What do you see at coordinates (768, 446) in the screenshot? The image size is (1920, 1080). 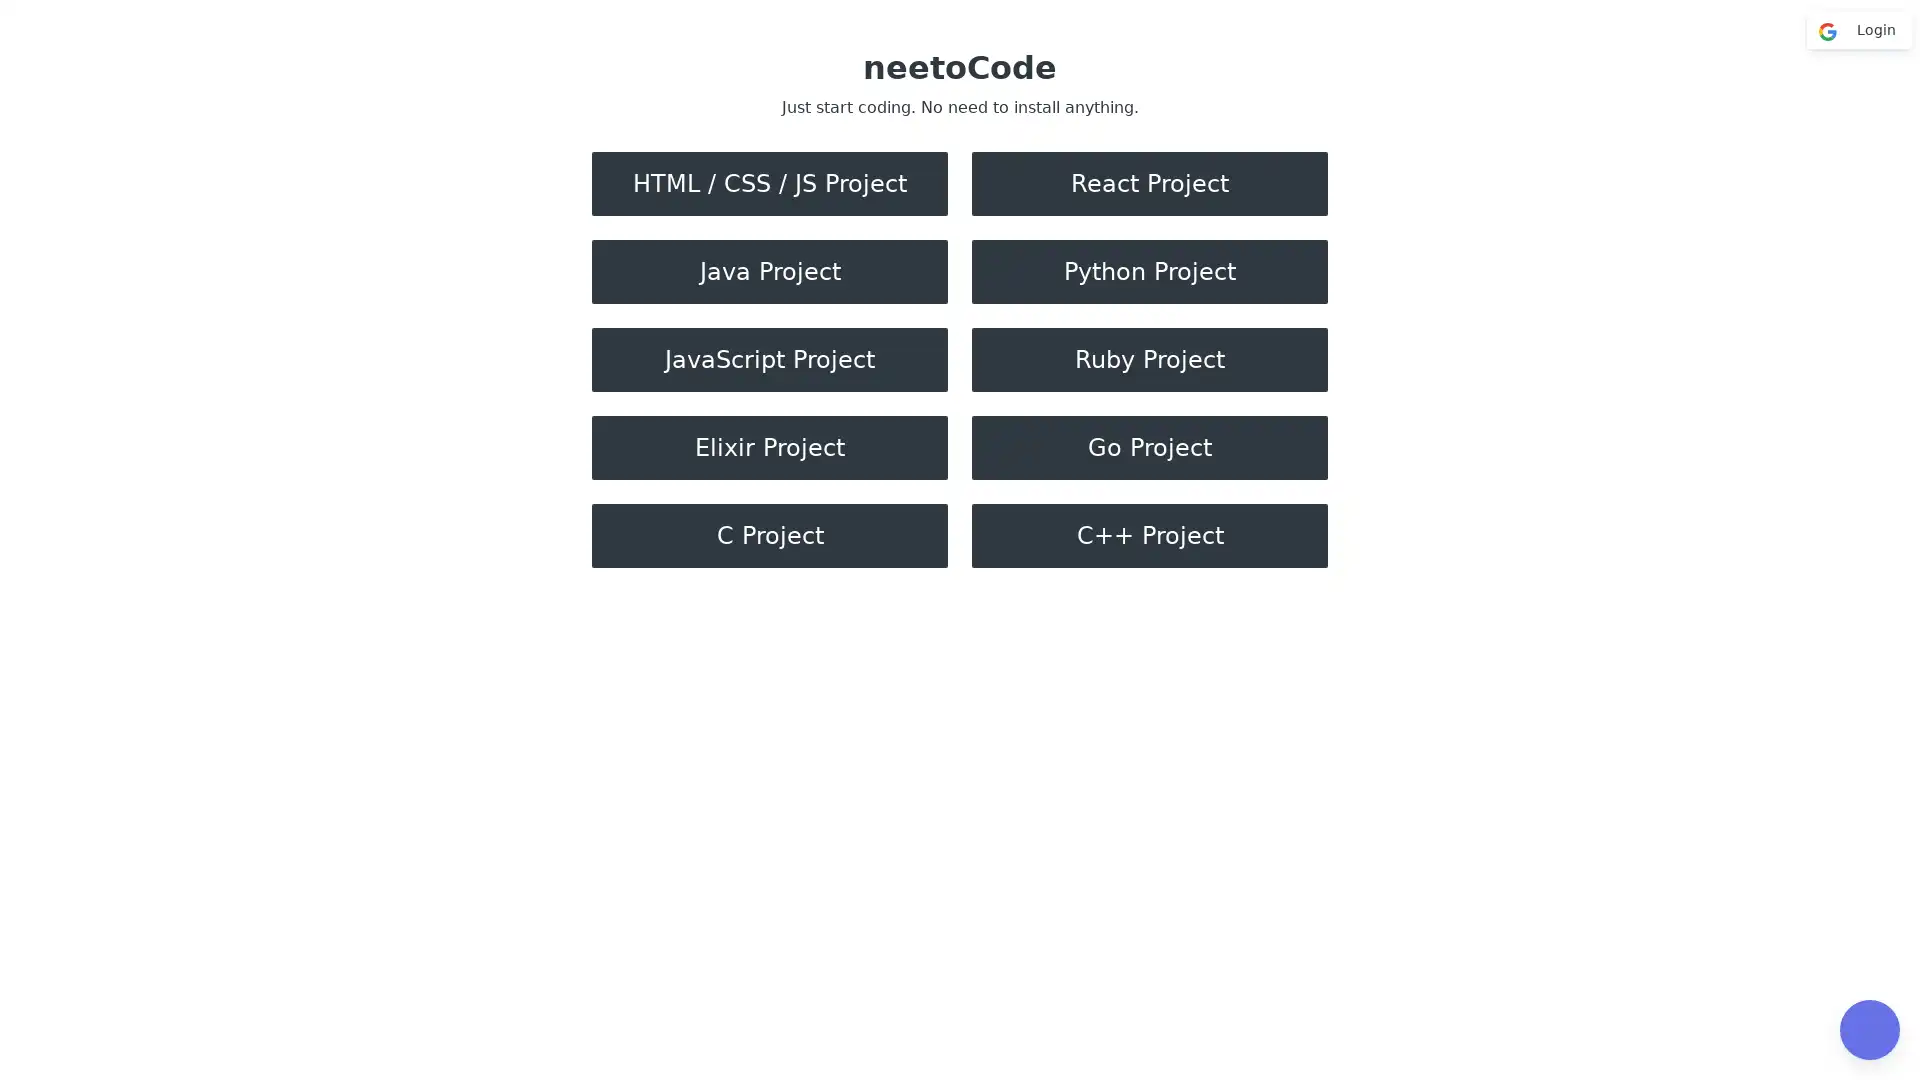 I see `Elixir Project` at bounding box center [768, 446].